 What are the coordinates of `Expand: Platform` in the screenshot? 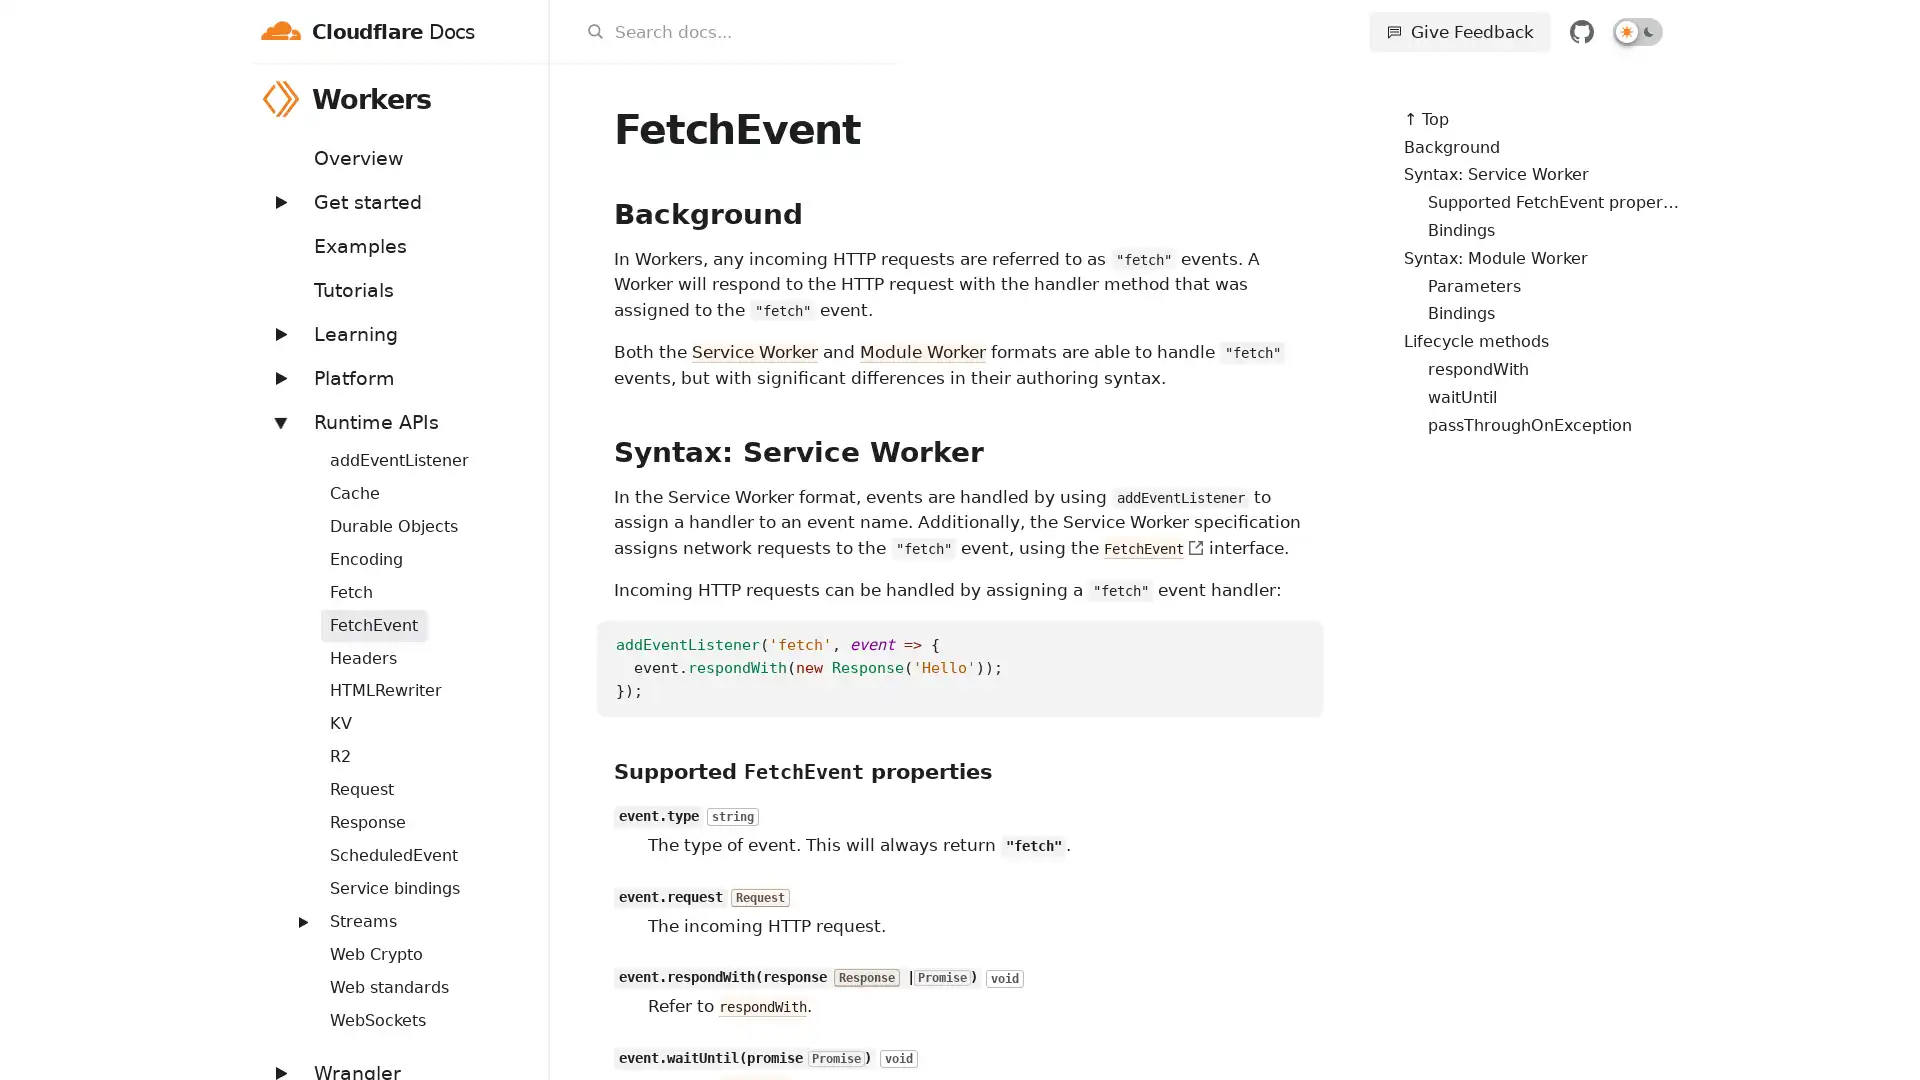 It's located at (278, 377).